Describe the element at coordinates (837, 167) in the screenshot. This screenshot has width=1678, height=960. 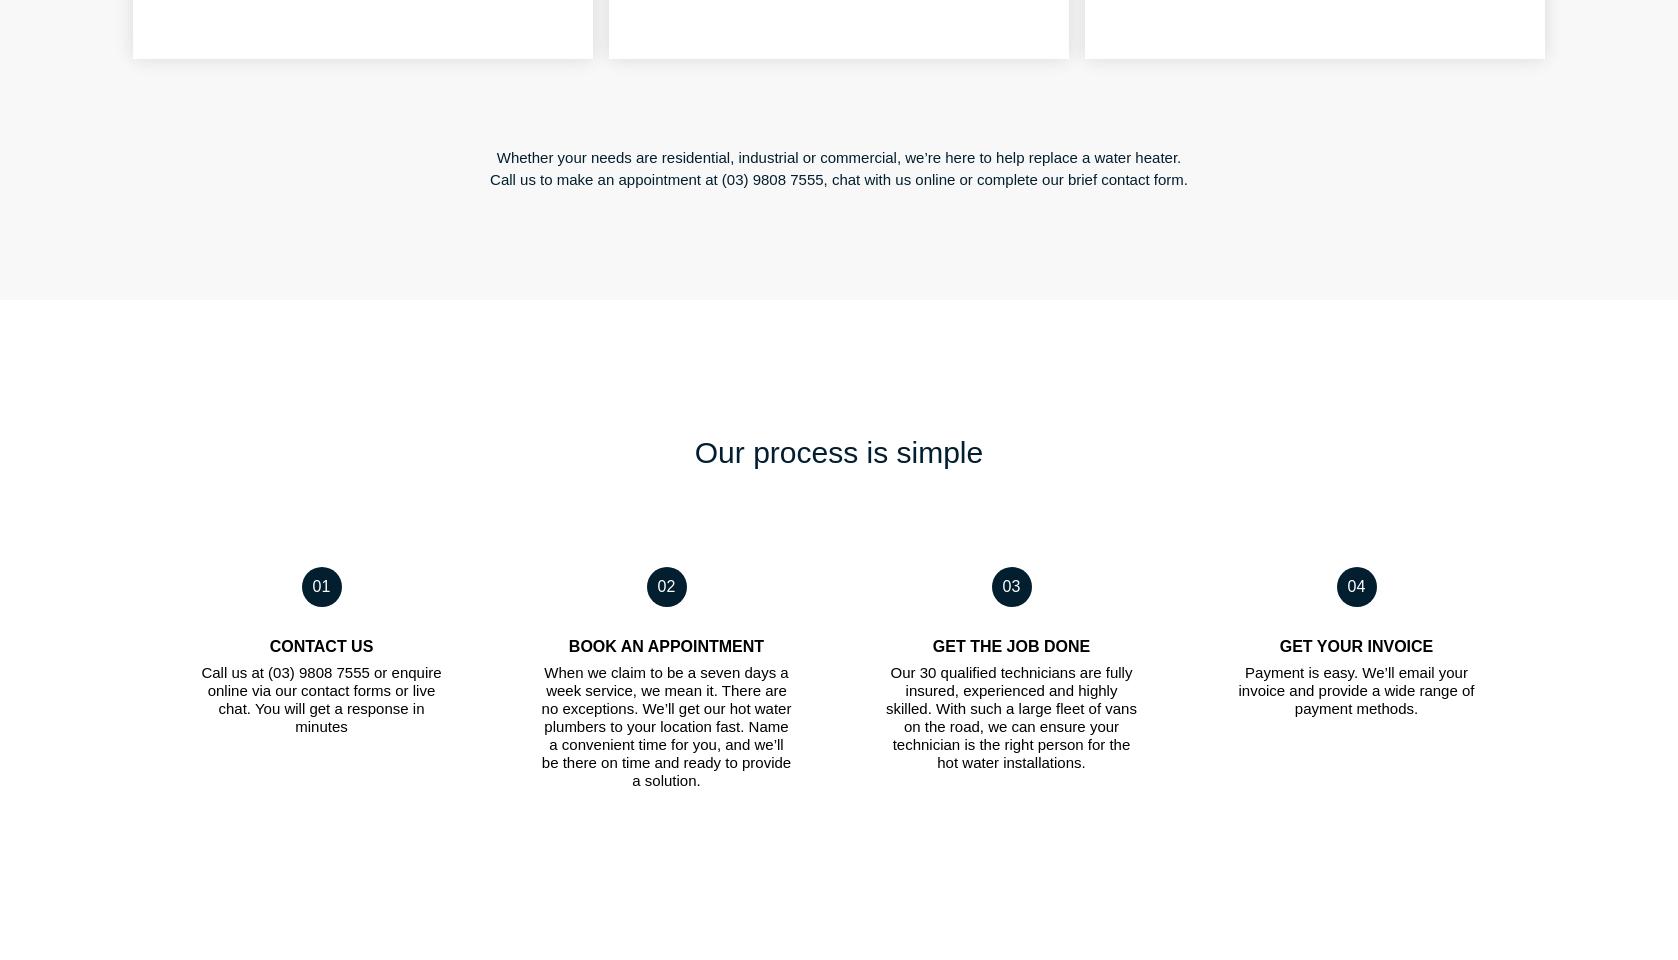
I see `'Whether your needs are residential, industrial or commercial, we’re here to help replace a water heater. Call us to make an appointment at (03) 9808 7555, chat with us online or complete our brief contact form.'` at that location.